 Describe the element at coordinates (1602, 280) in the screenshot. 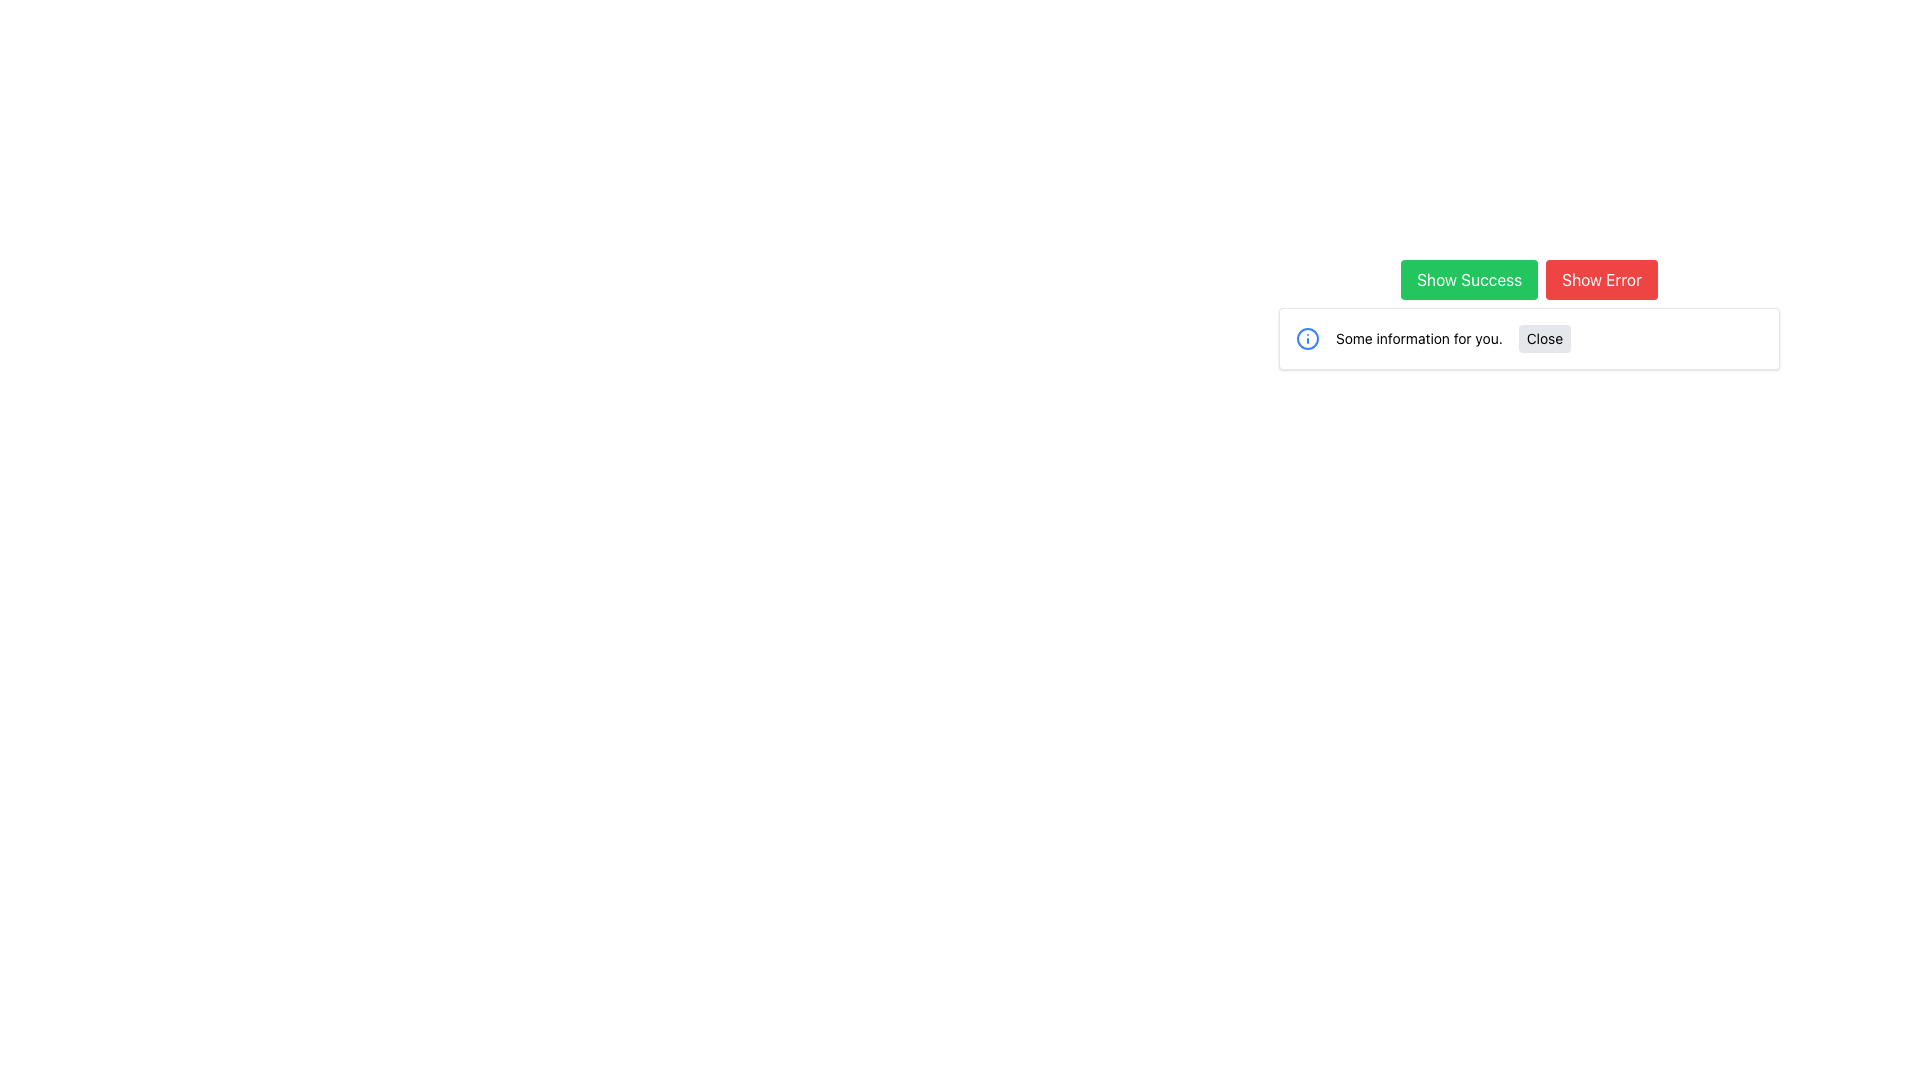

I see `the second button from the left in the horizontal group` at that location.